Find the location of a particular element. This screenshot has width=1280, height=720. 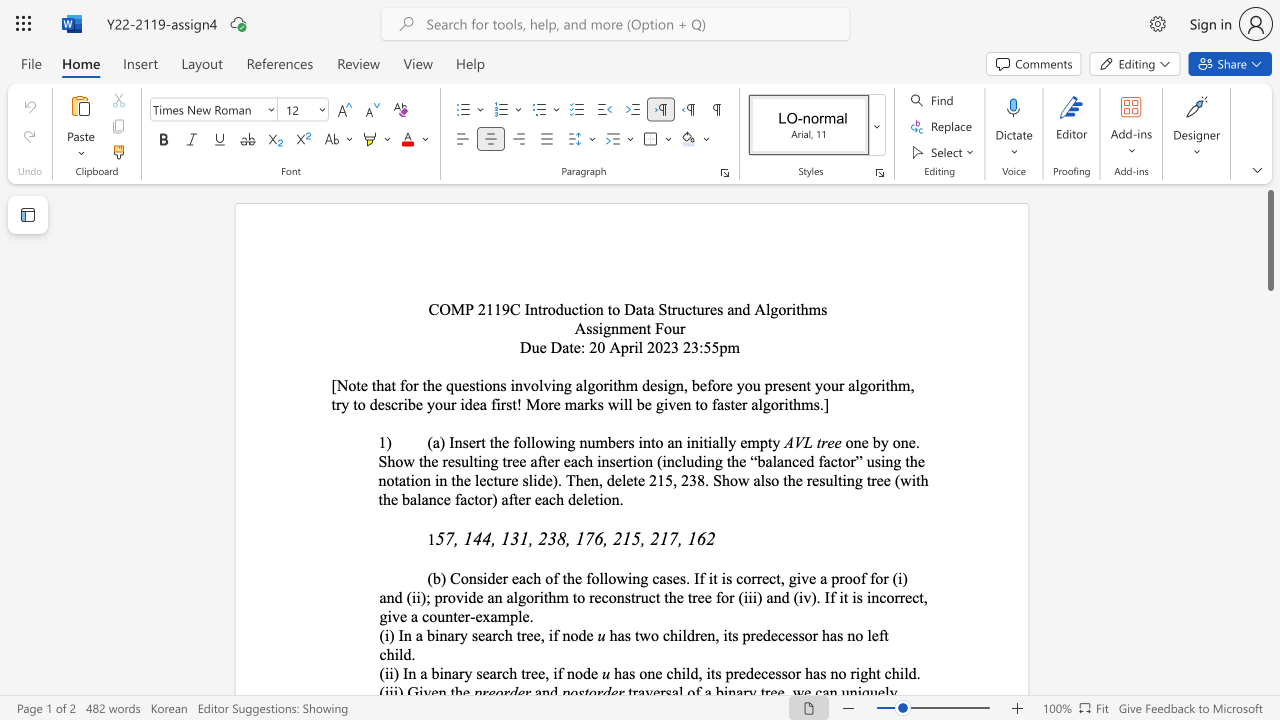

the page's right scrollbar for downward movement is located at coordinates (1269, 460).